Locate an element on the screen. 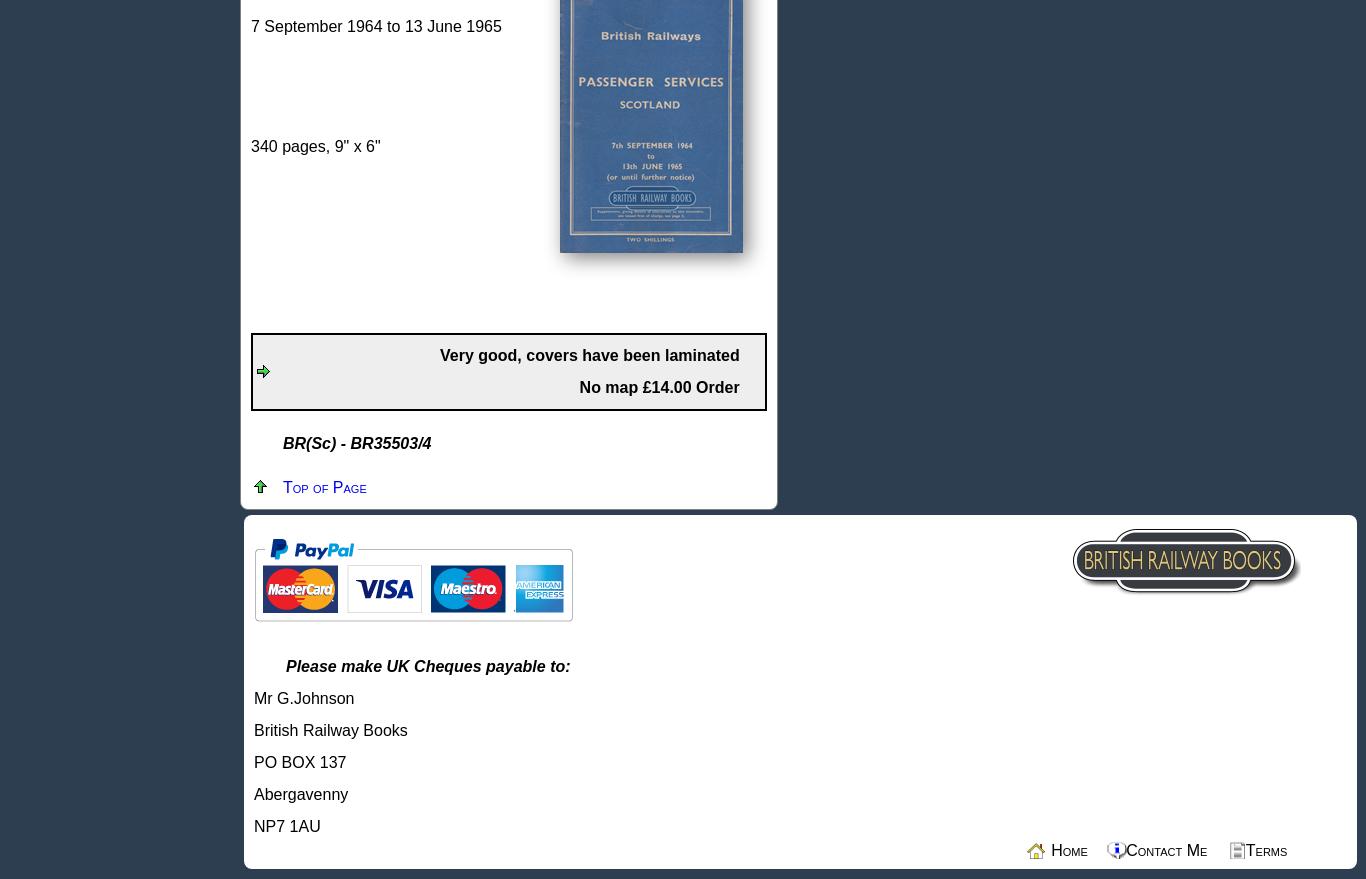 The width and height of the screenshot is (1366, 879). '340 pages, 9" x 6"' is located at coordinates (315, 146).